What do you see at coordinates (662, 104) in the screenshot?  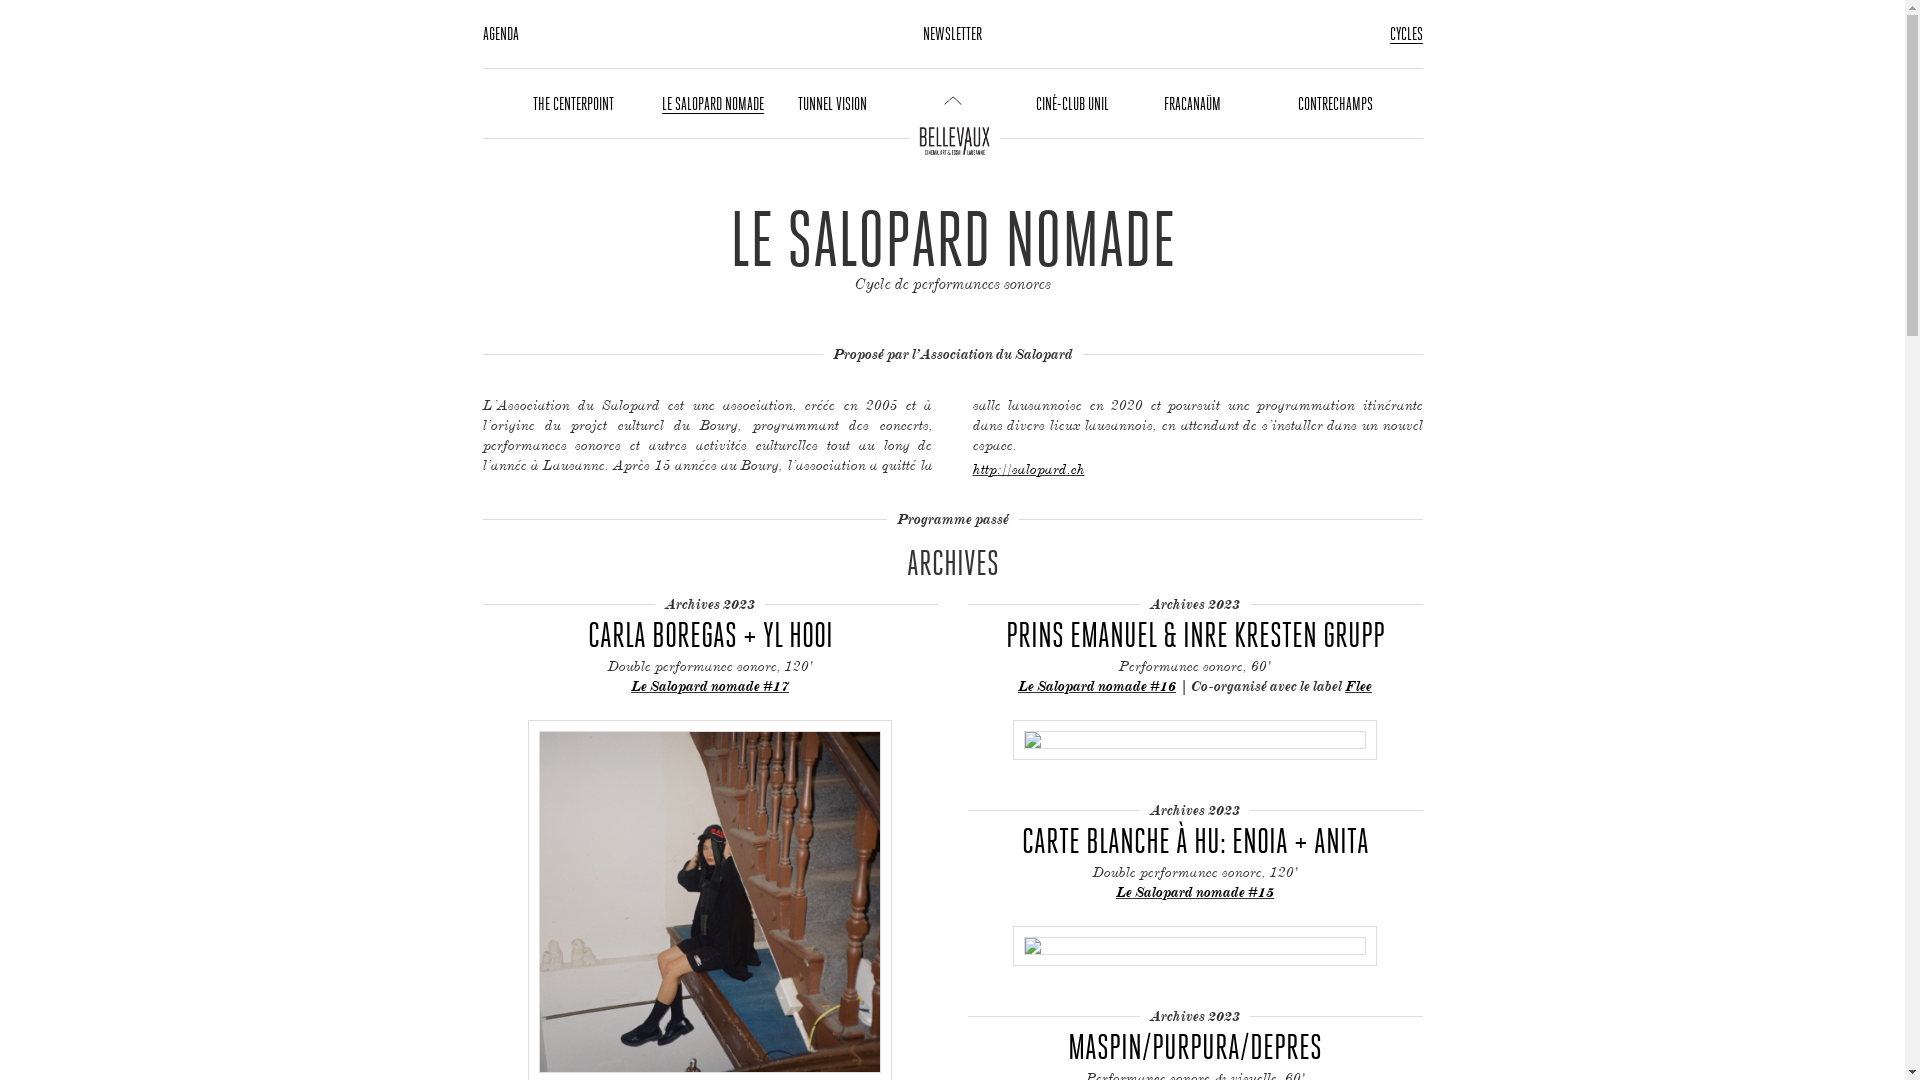 I see `'LE SALOPARD NOMADE'` at bounding box center [662, 104].